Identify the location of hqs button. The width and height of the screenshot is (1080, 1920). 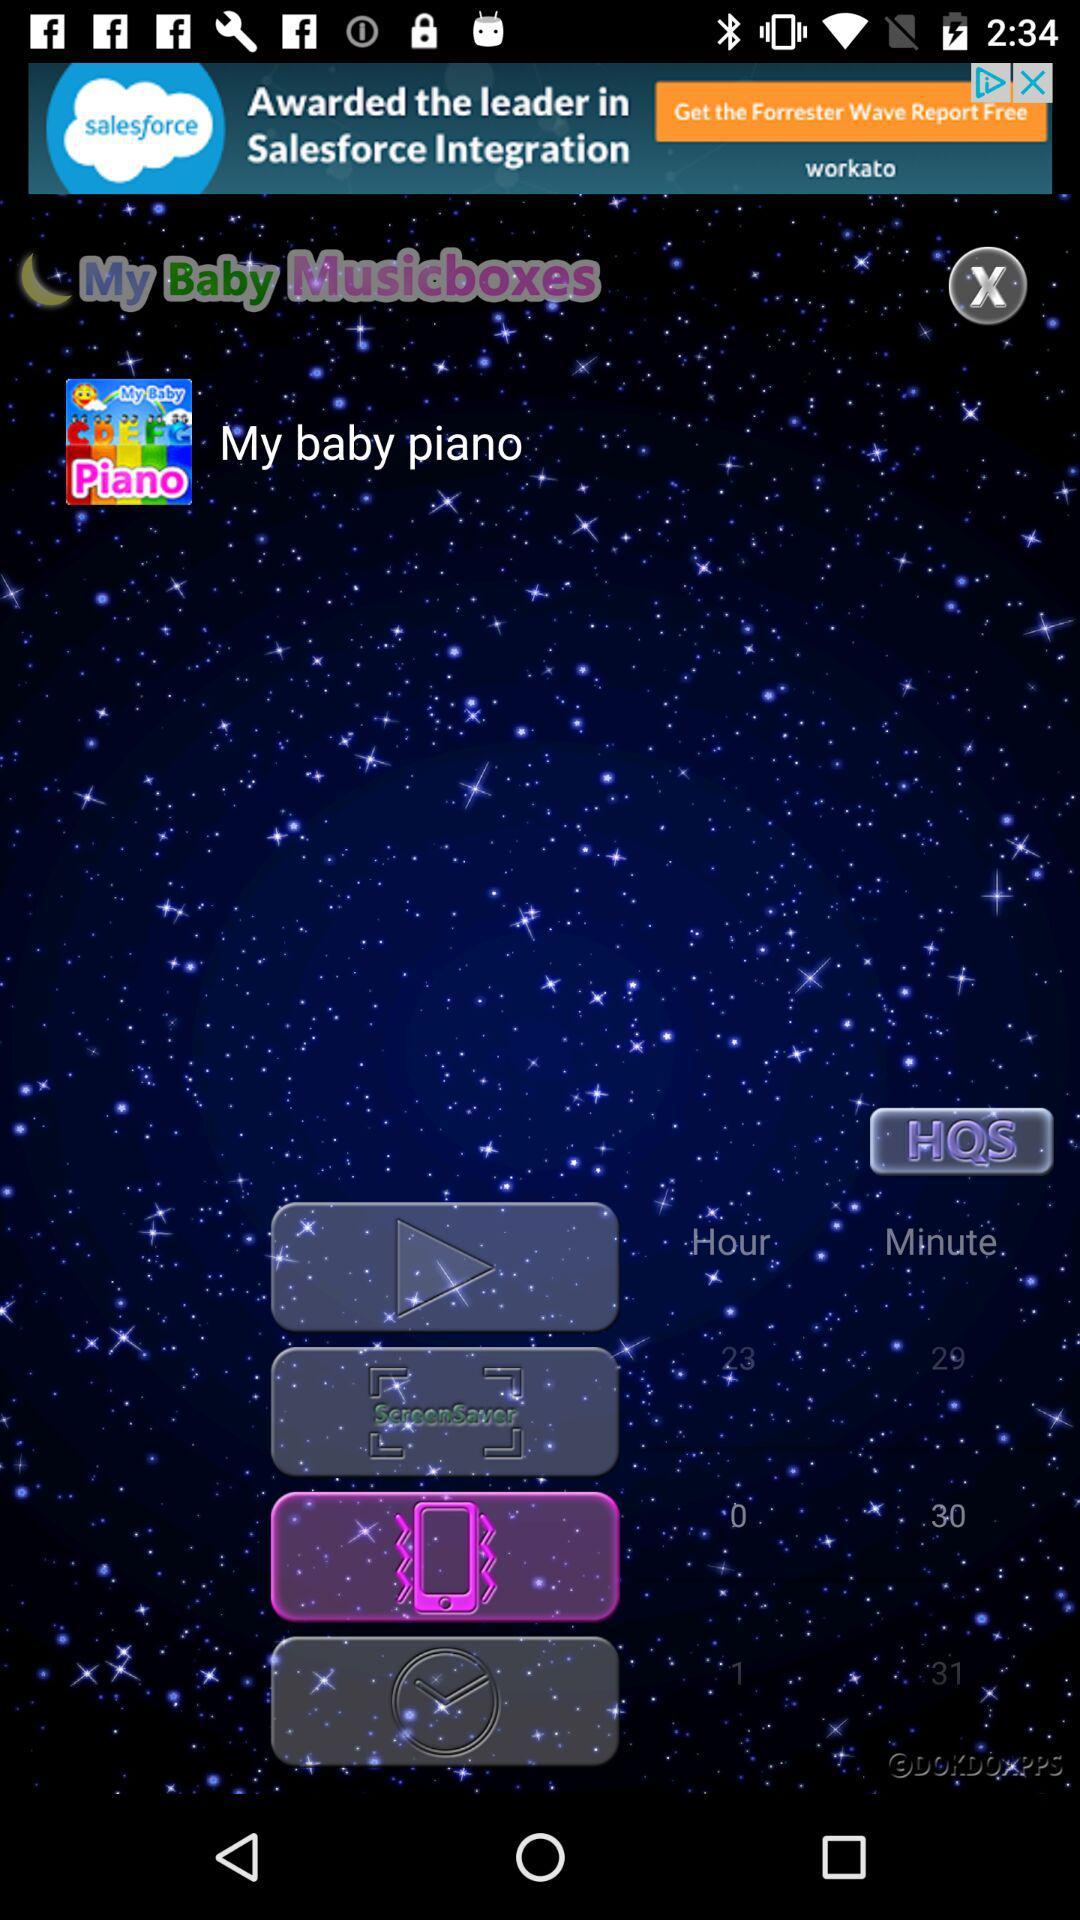
(960, 1141).